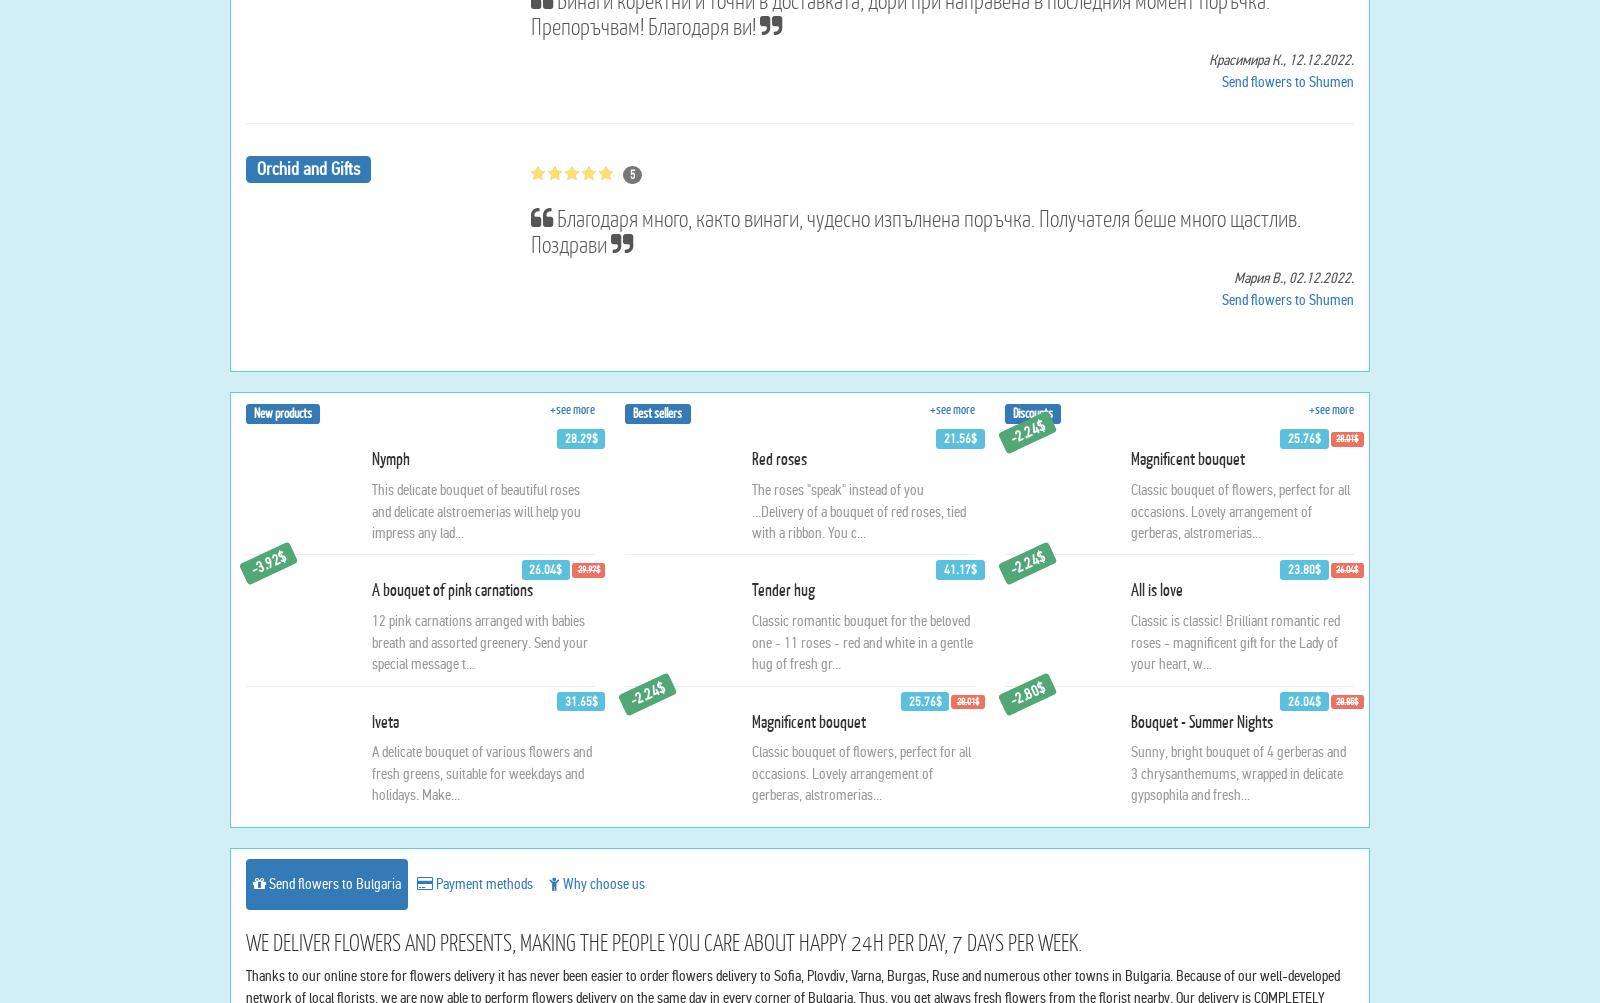 The width and height of the screenshot is (1600, 1003). What do you see at coordinates (307, 475) in the screenshot?
I see `'Orchid and Gifts'` at bounding box center [307, 475].